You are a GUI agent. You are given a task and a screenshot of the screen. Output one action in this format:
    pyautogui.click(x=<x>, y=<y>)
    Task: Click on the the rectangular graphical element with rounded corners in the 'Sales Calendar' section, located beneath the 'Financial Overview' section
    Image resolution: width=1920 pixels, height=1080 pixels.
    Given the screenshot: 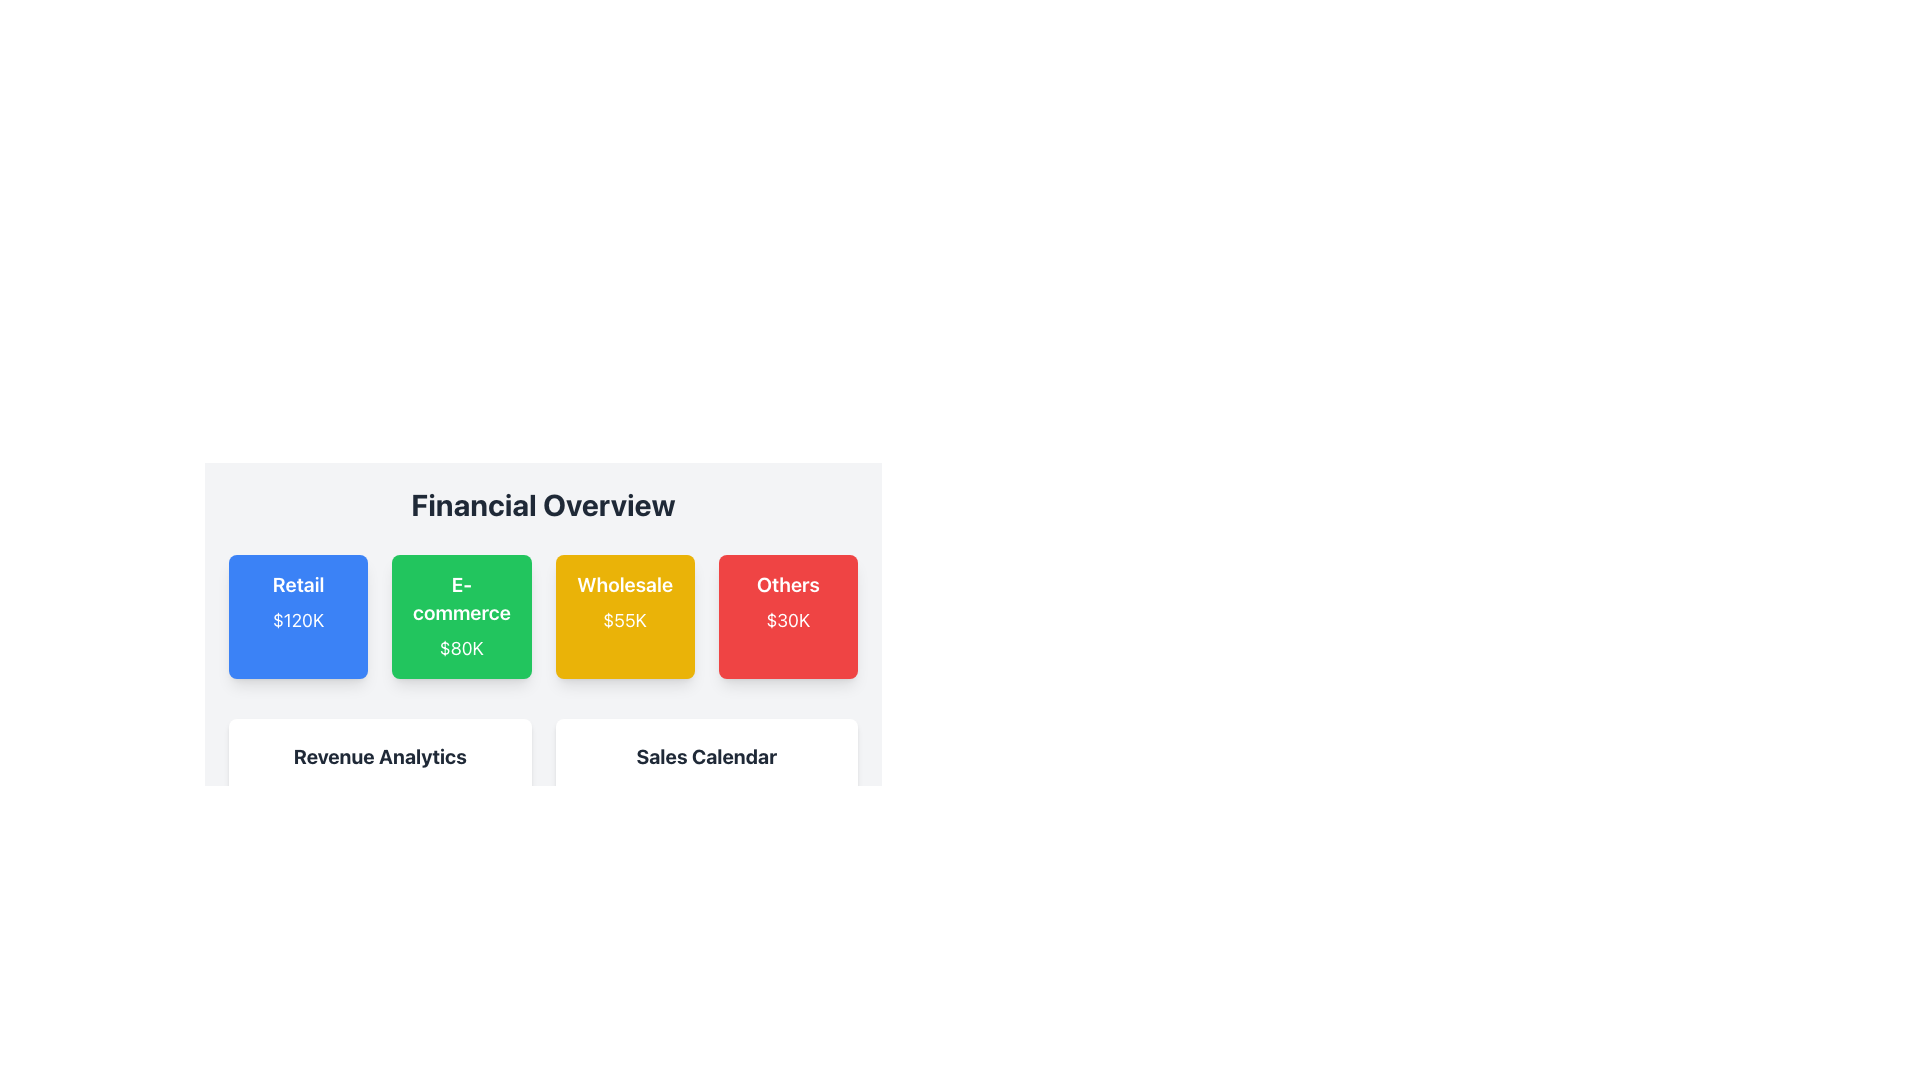 What is the action you would take?
    pyautogui.click(x=706, y=839)
    